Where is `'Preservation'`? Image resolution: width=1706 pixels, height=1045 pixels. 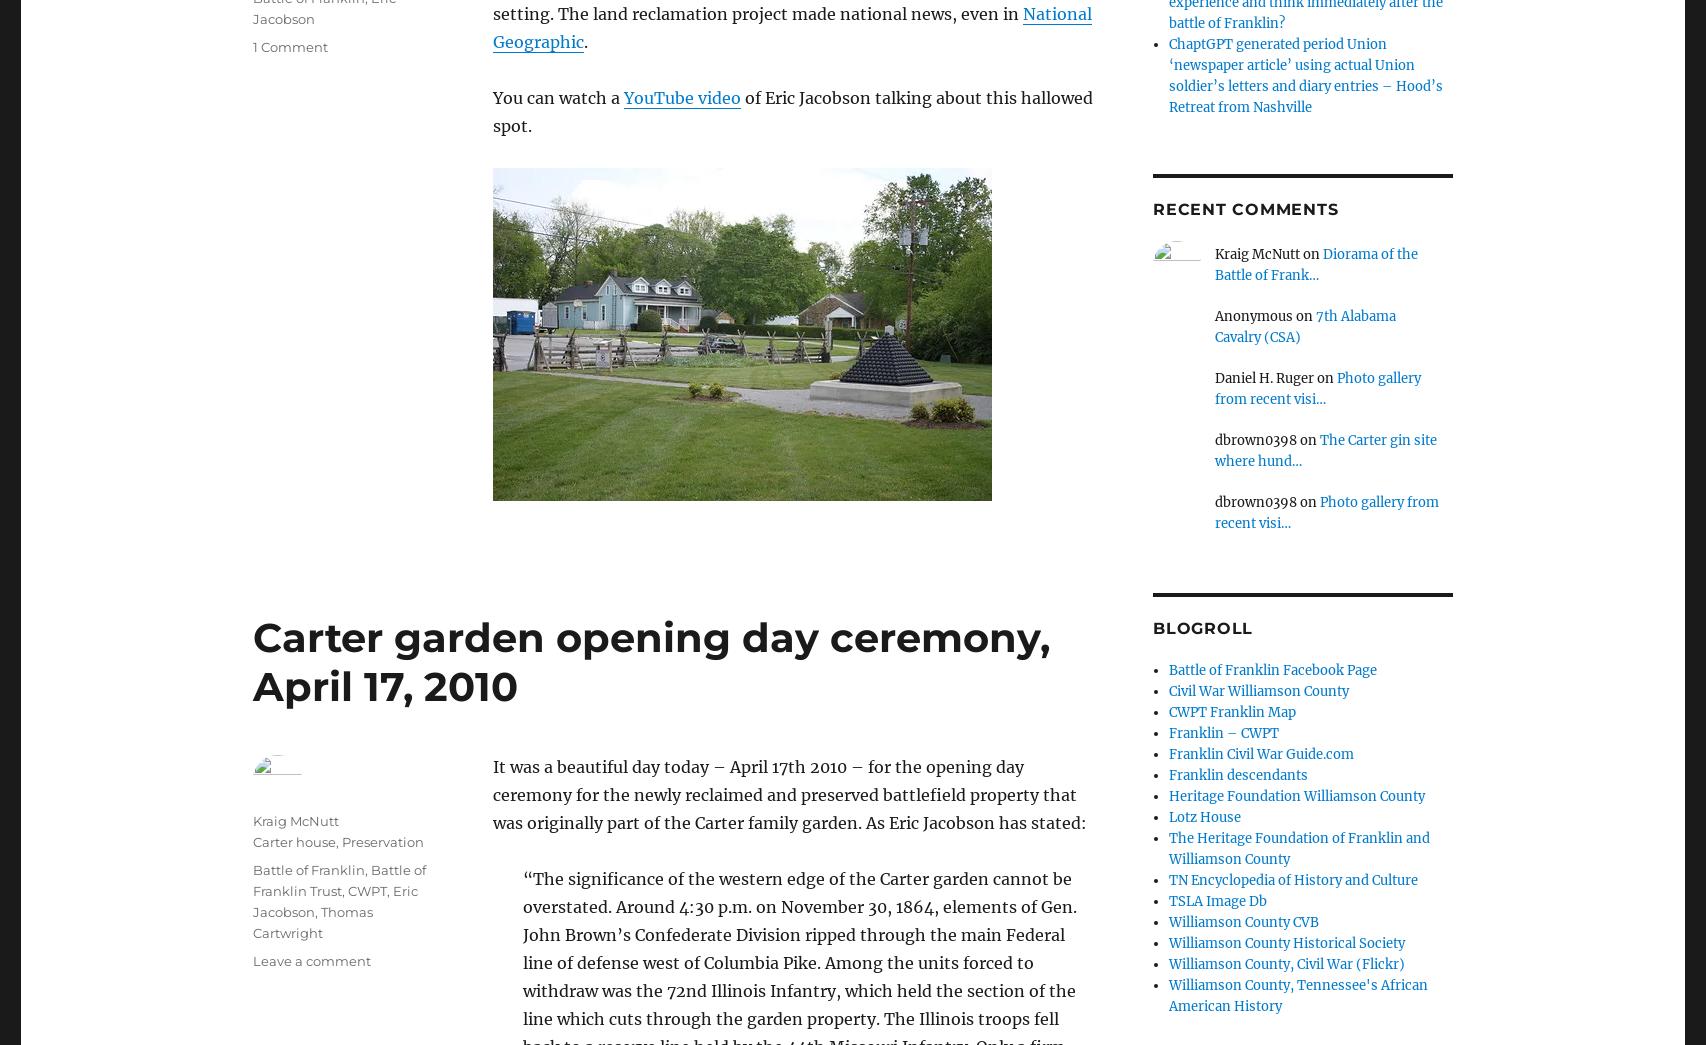
'Preservation' is located at coordinates (382, 840).